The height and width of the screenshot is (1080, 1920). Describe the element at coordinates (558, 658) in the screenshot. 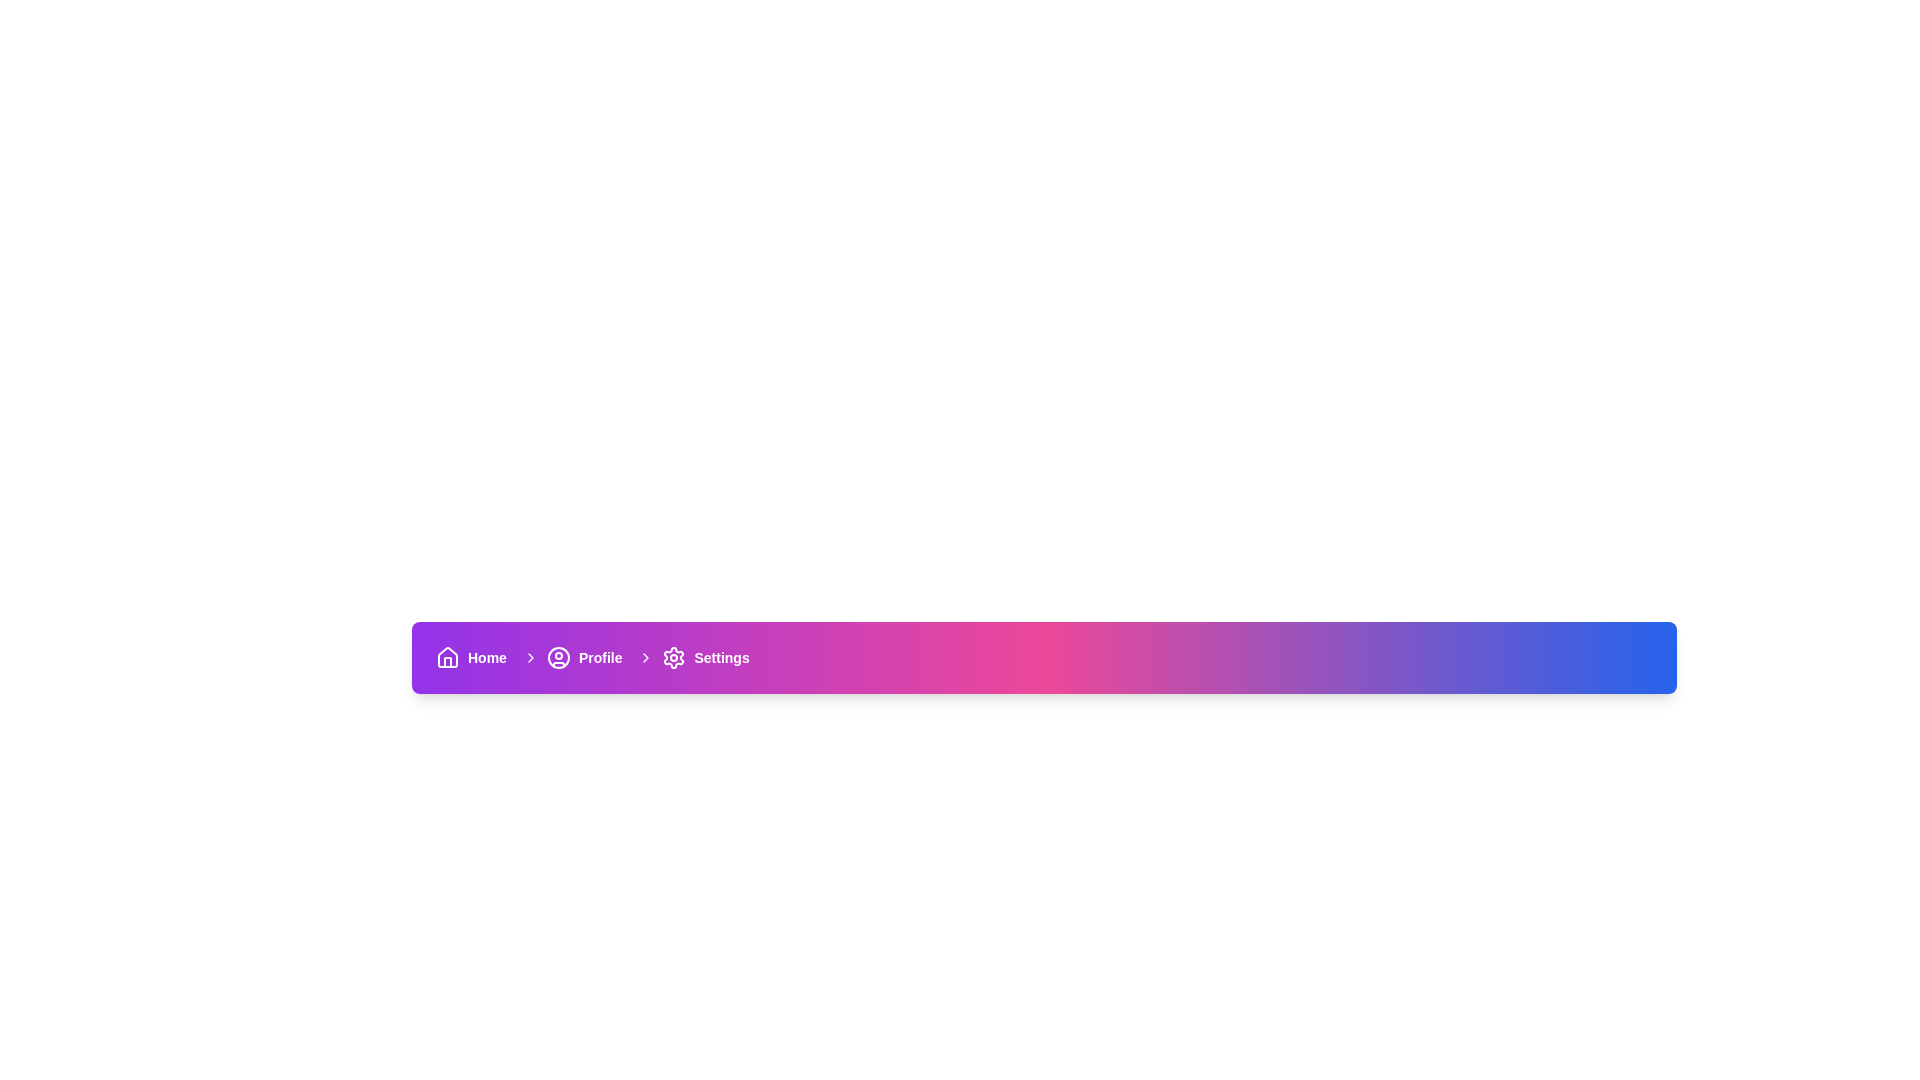

I see `the SVG Circle representing the 'Profile' section icon with a purple background gradient, located at the bottom center of the interface` at that location.